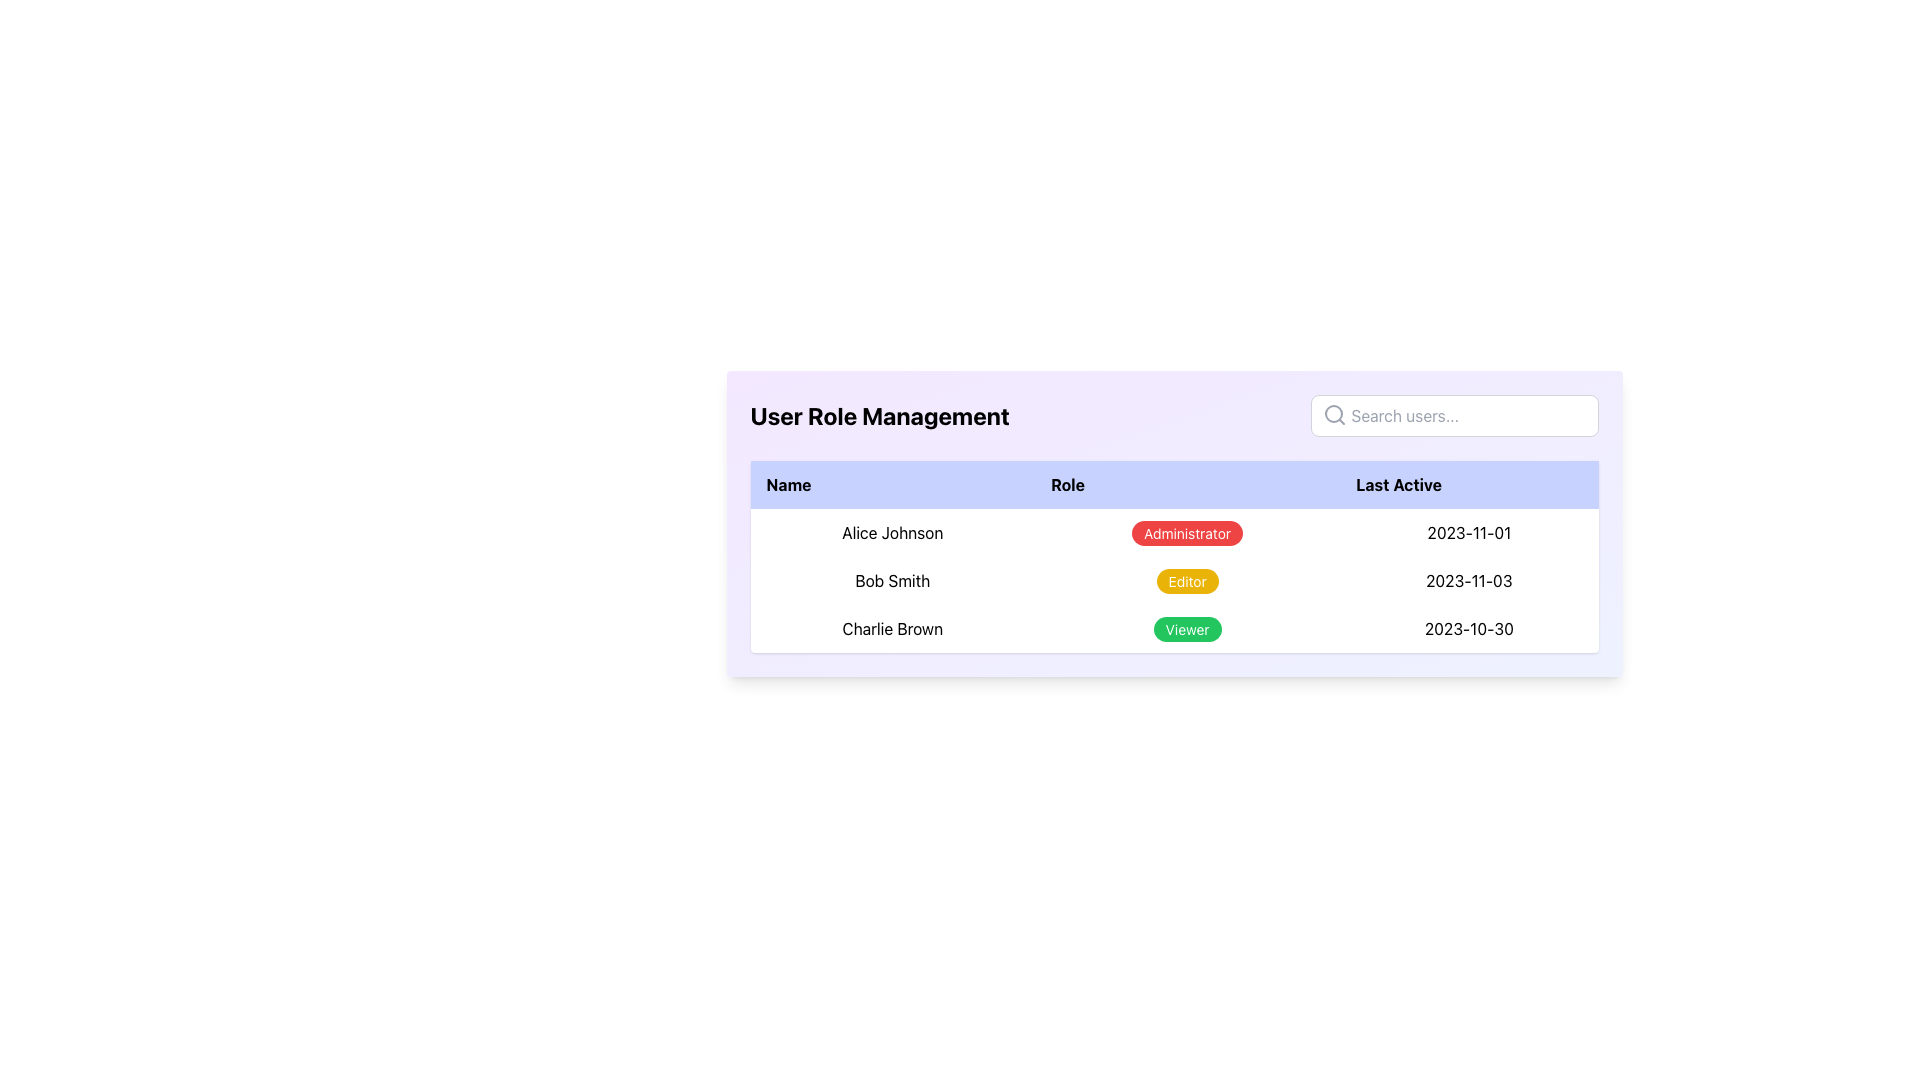  I want to click on the green circular badge with the text 'Viewer' located beside the text 'Viewer' in the third row of the table under the 'Role' column, so click(1174, 627).